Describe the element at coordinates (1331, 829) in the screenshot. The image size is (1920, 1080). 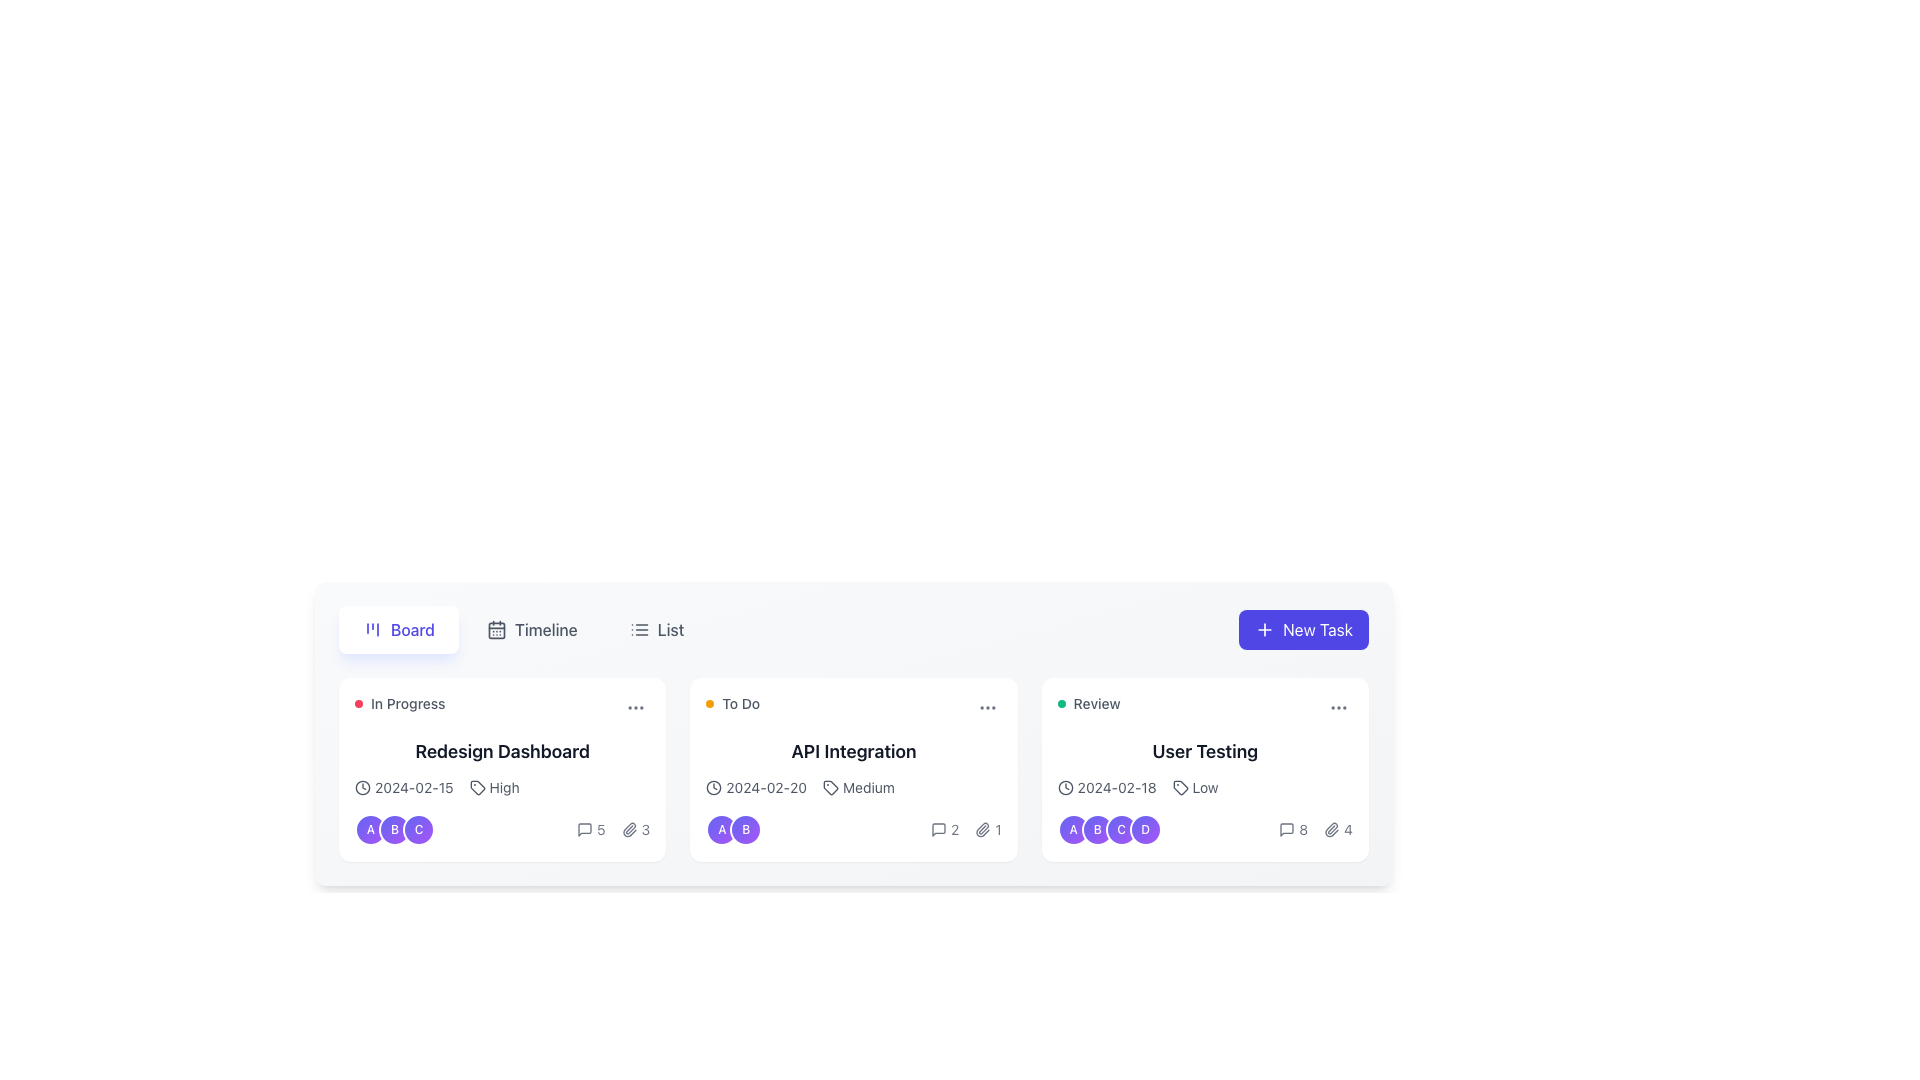
I see `the attachment icon located at the bottom right corner of the 'User Testing' card` at that location.